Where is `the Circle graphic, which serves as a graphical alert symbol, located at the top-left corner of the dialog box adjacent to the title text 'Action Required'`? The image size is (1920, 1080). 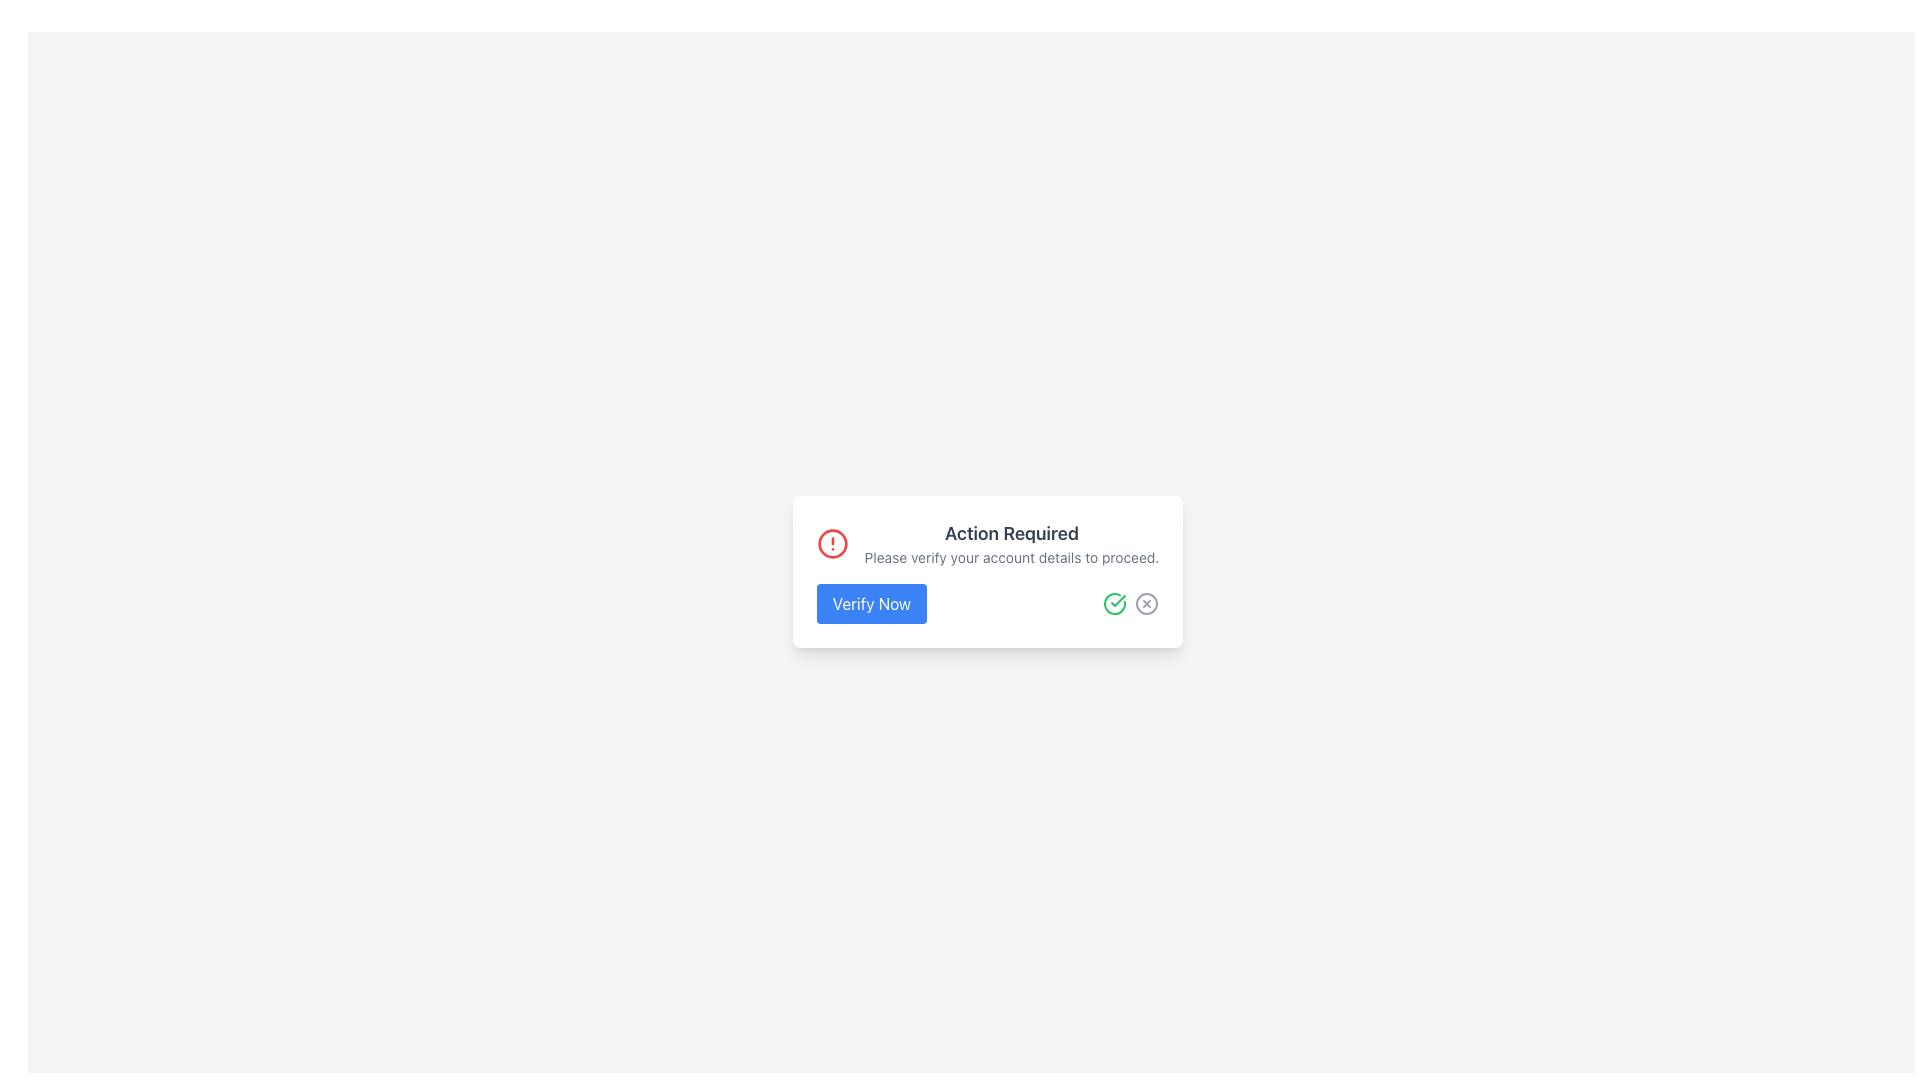 the Circle graphic, which serves as a graphical alert symbol, located at the top-left corner of the dialog box adjacent to the title text 'Action Required' is located at coordinates (832, 543).